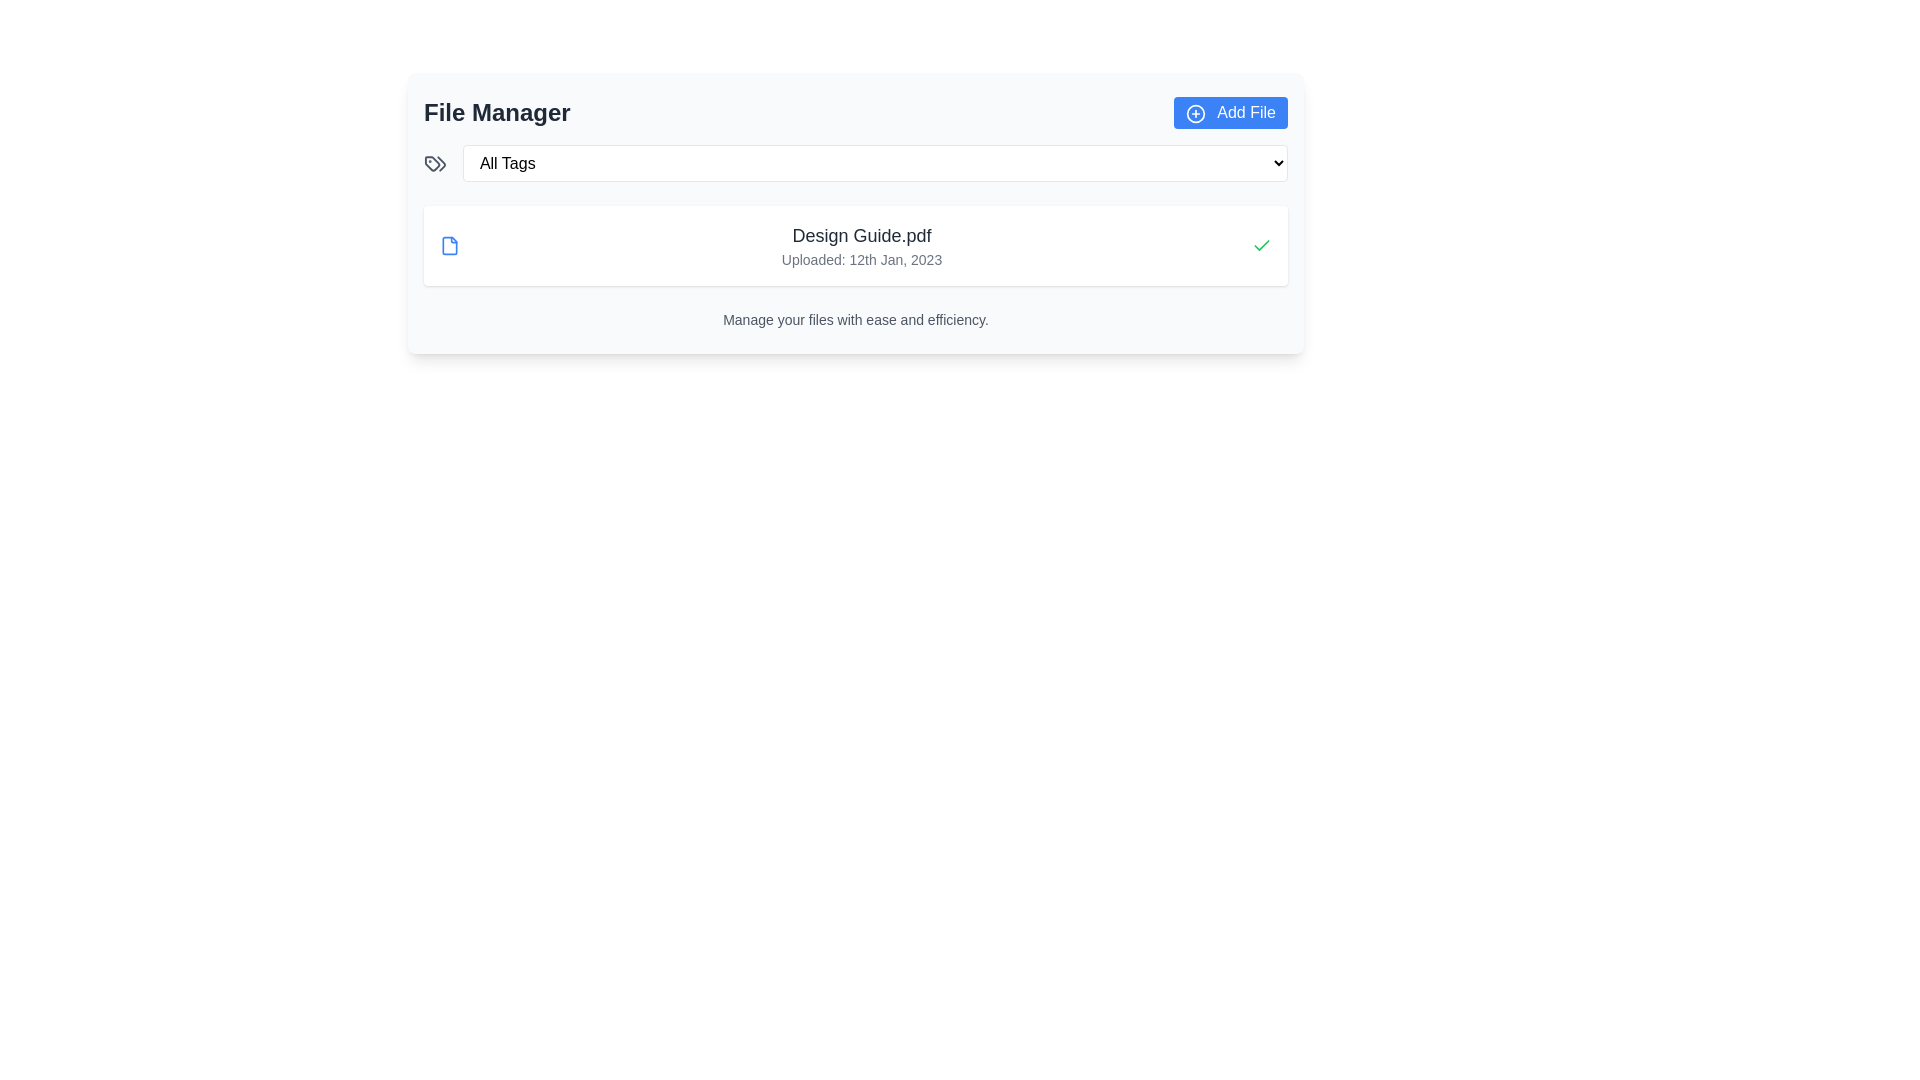 This screenshot has height=1080, width=1920. Describe the element at coordinates (1195, 113) in the screenshot. I see `the icon located at the top-right corner of the 'Add File' button to initiate the add file action` at that location.